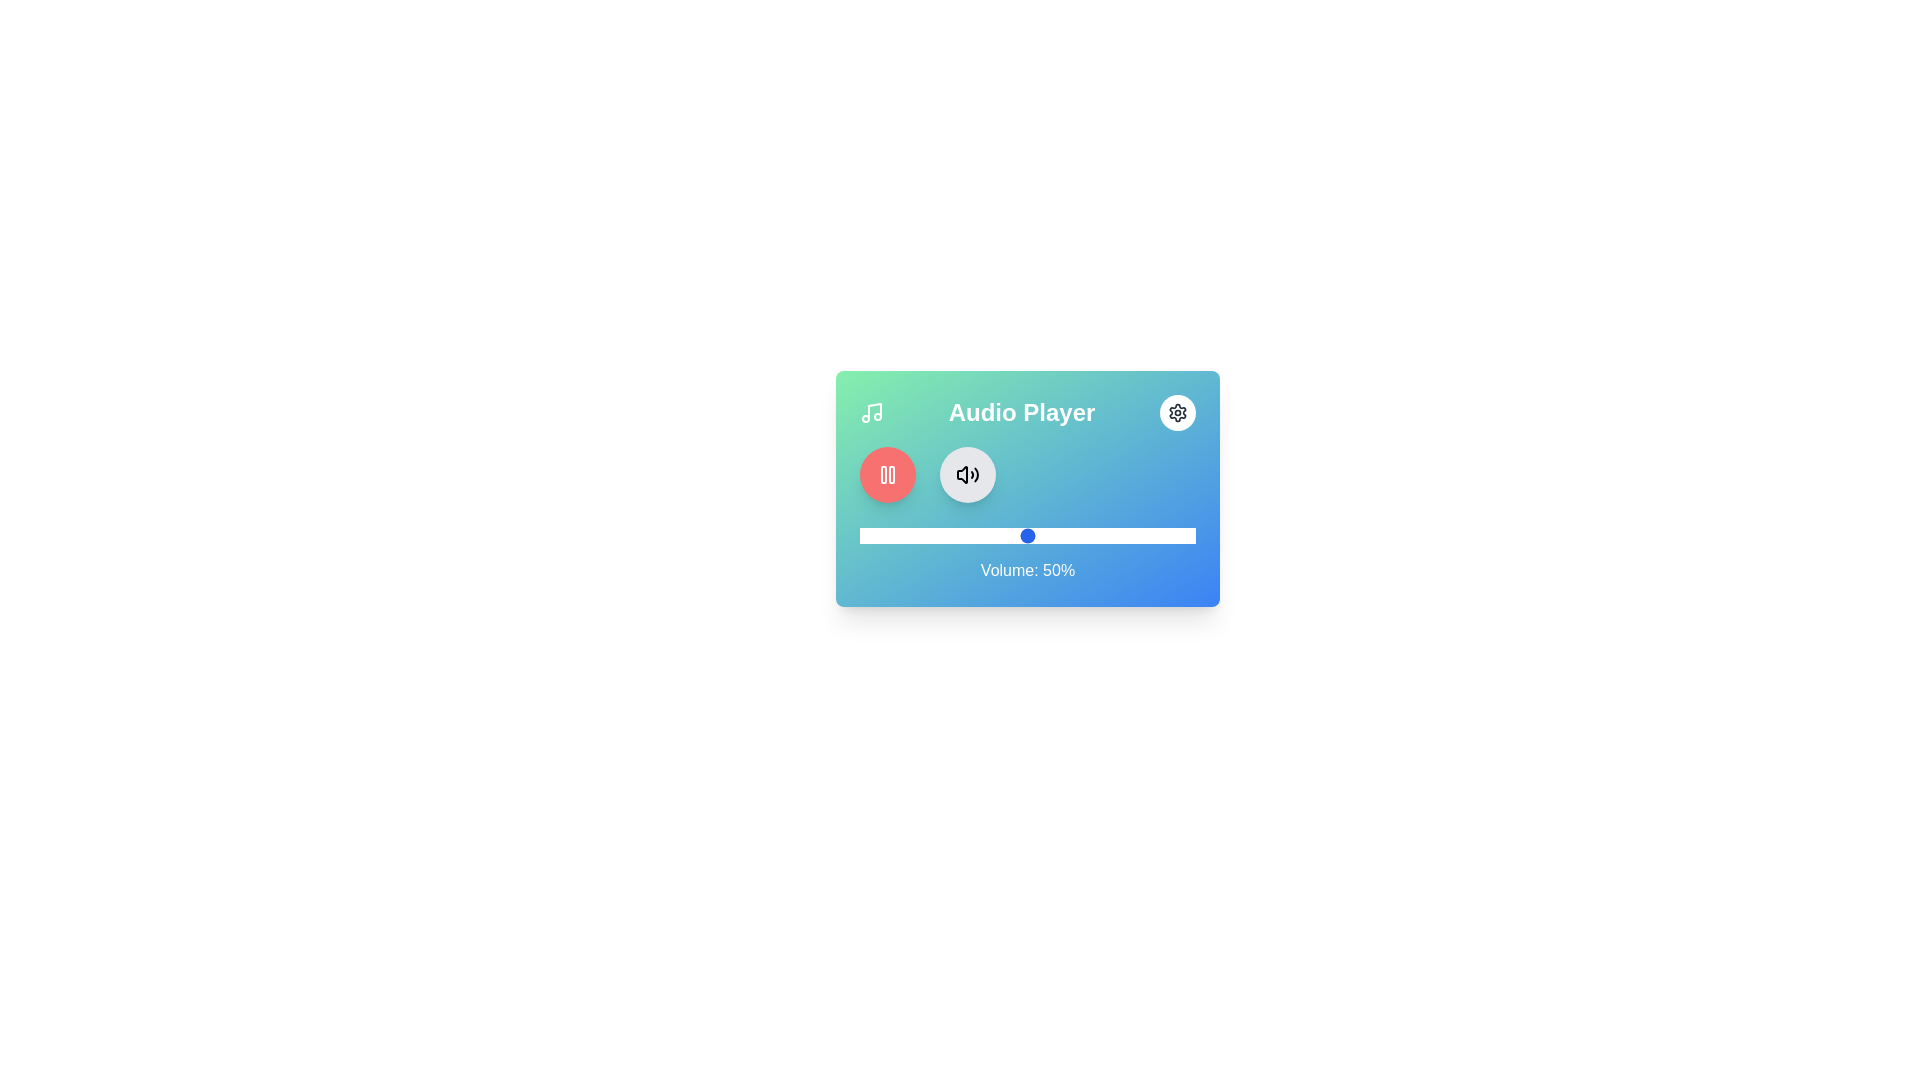 This screenshot has height=1080, width=1920. Describe the element at coordinates (968, 474) in the screenshot. I see `the speaker icon button with sound waves` at that location.